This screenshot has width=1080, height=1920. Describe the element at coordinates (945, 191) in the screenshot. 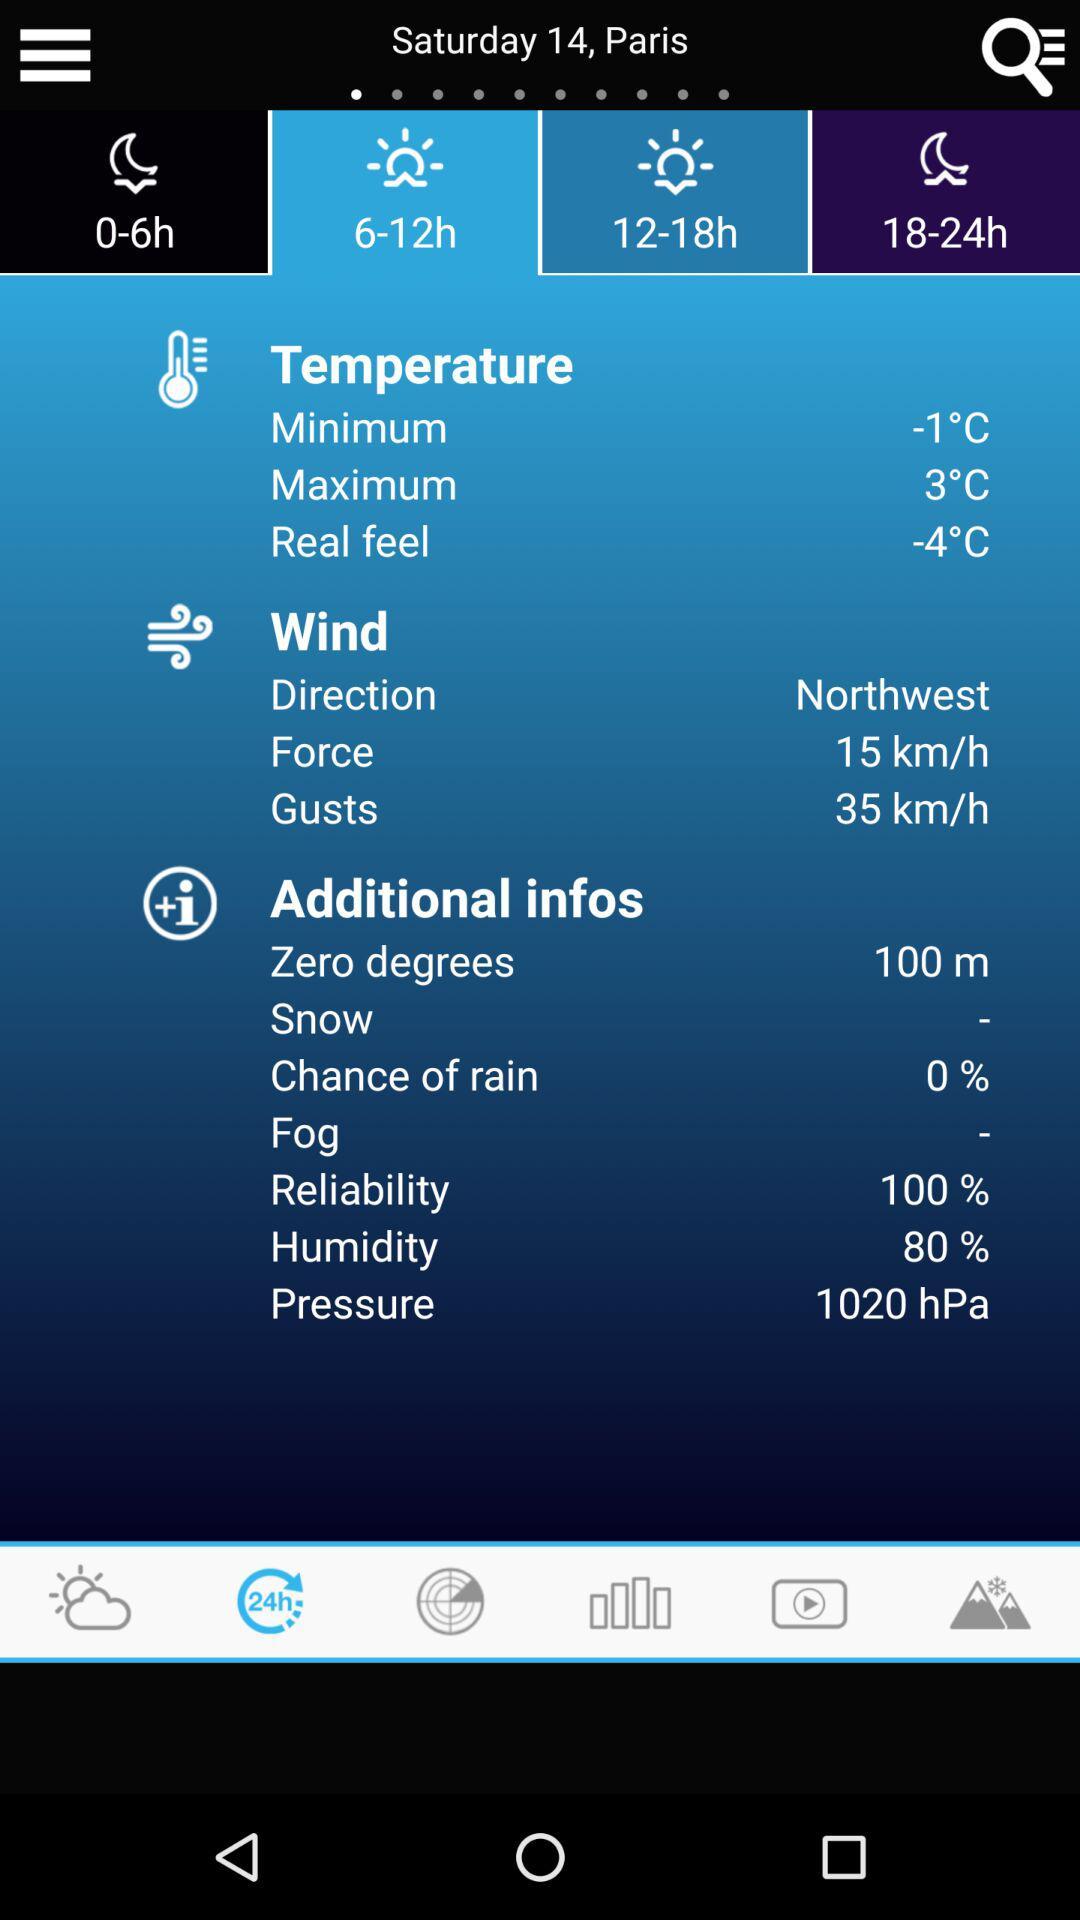

I see `the icon to the right of 12-18h icon` at that location.